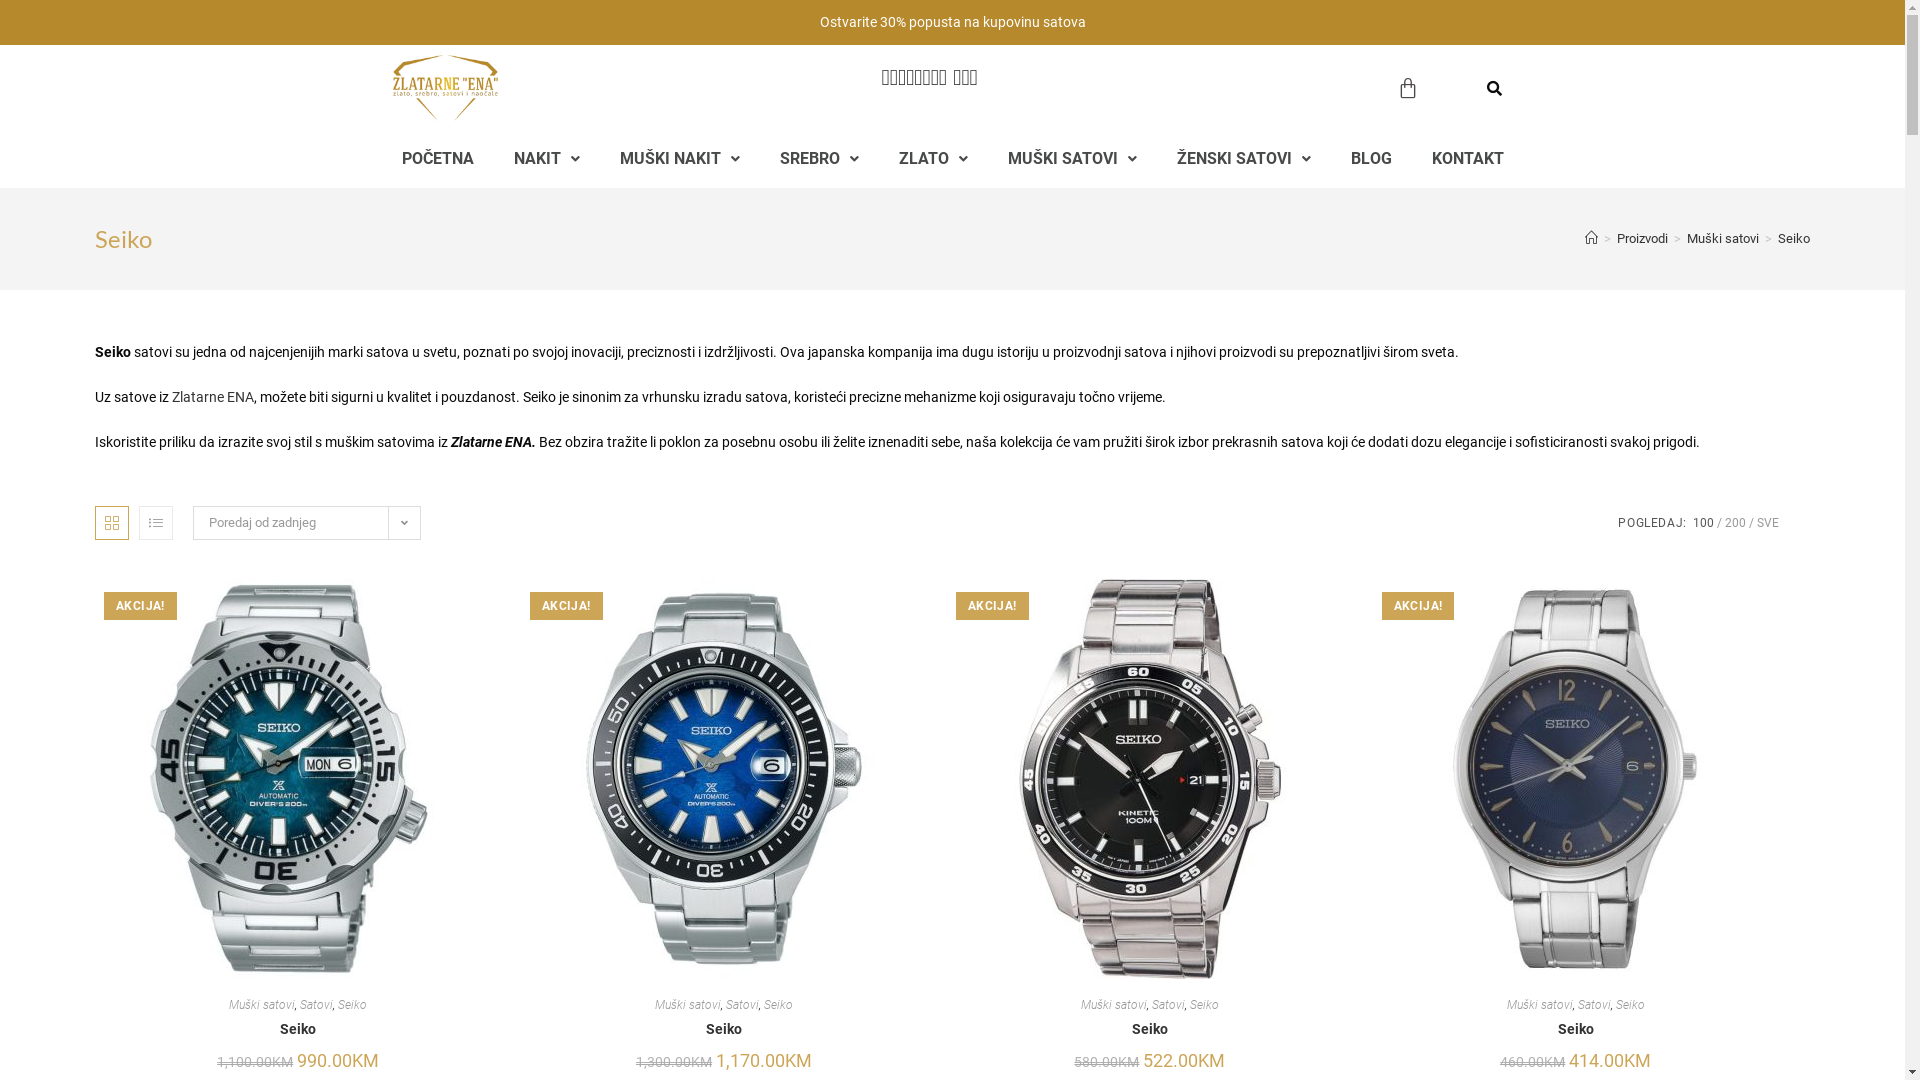 This screenshot has width=1920, height=1080. What do you see at coordinates (1794, 237) in the screenshot?
I see `'Seiko'` at bounding box center [1794, 237].